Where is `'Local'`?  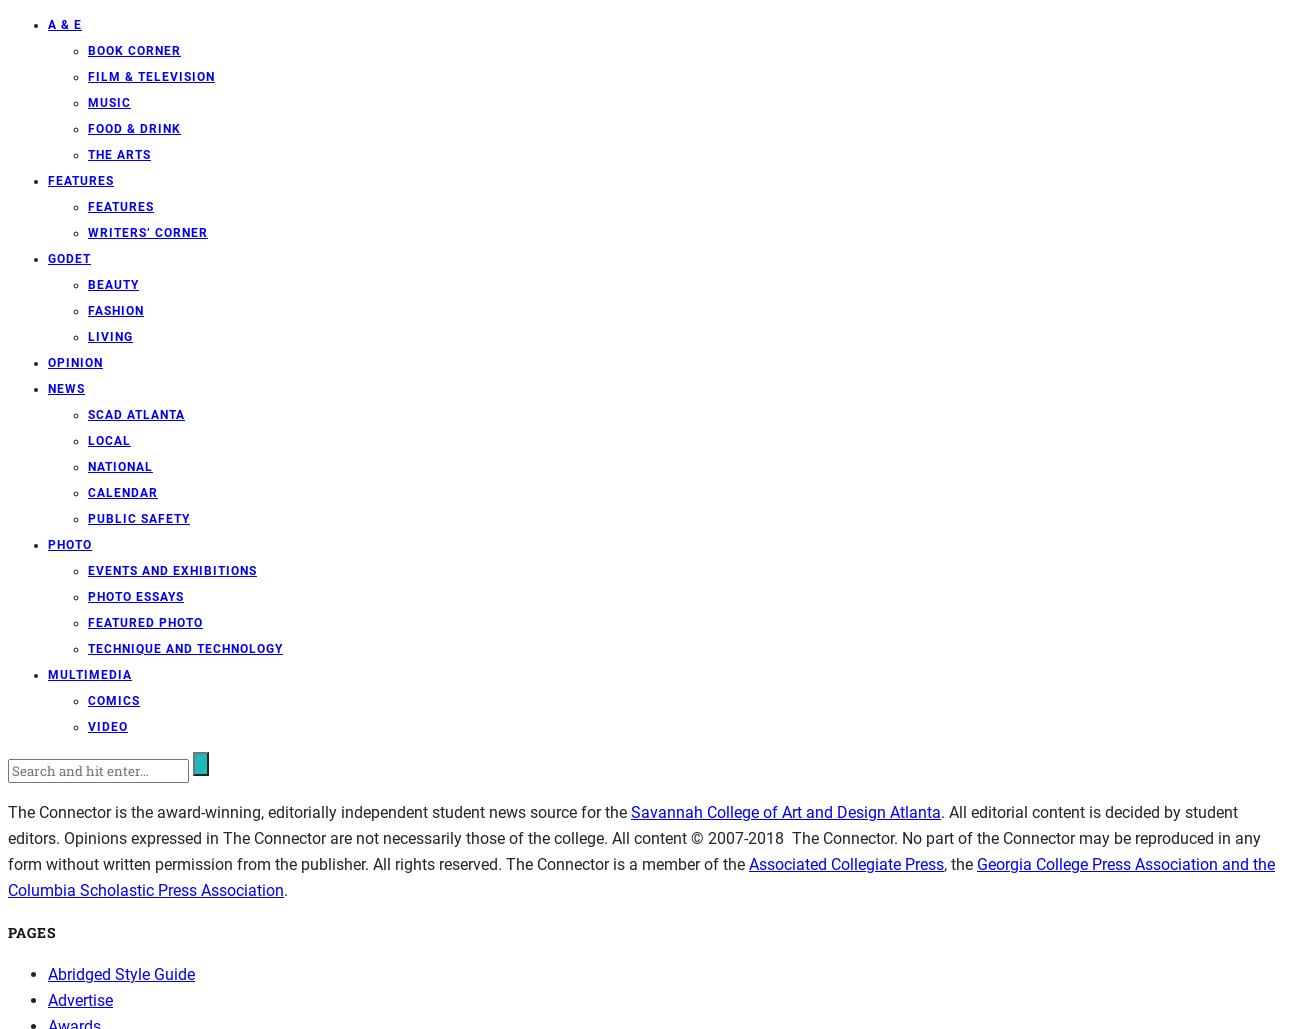 'Local' is located at coordinates (88, 441).